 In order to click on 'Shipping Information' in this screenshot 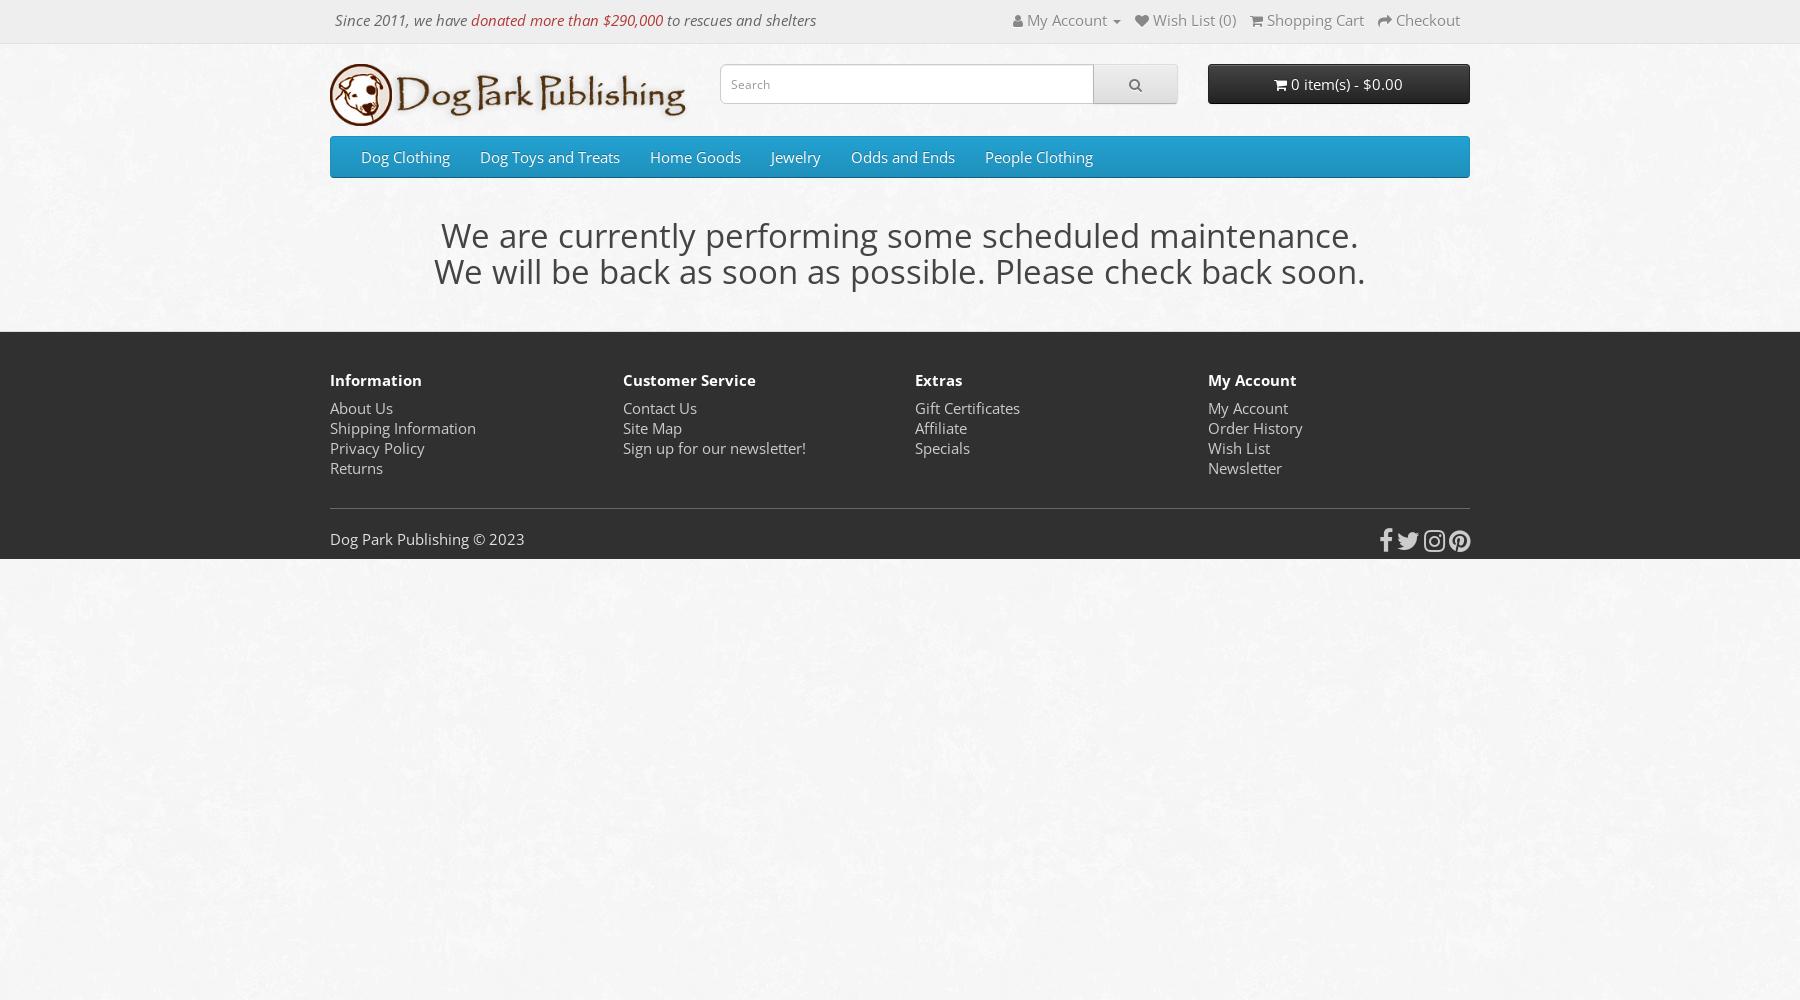, I will do `click(328, 428)`.